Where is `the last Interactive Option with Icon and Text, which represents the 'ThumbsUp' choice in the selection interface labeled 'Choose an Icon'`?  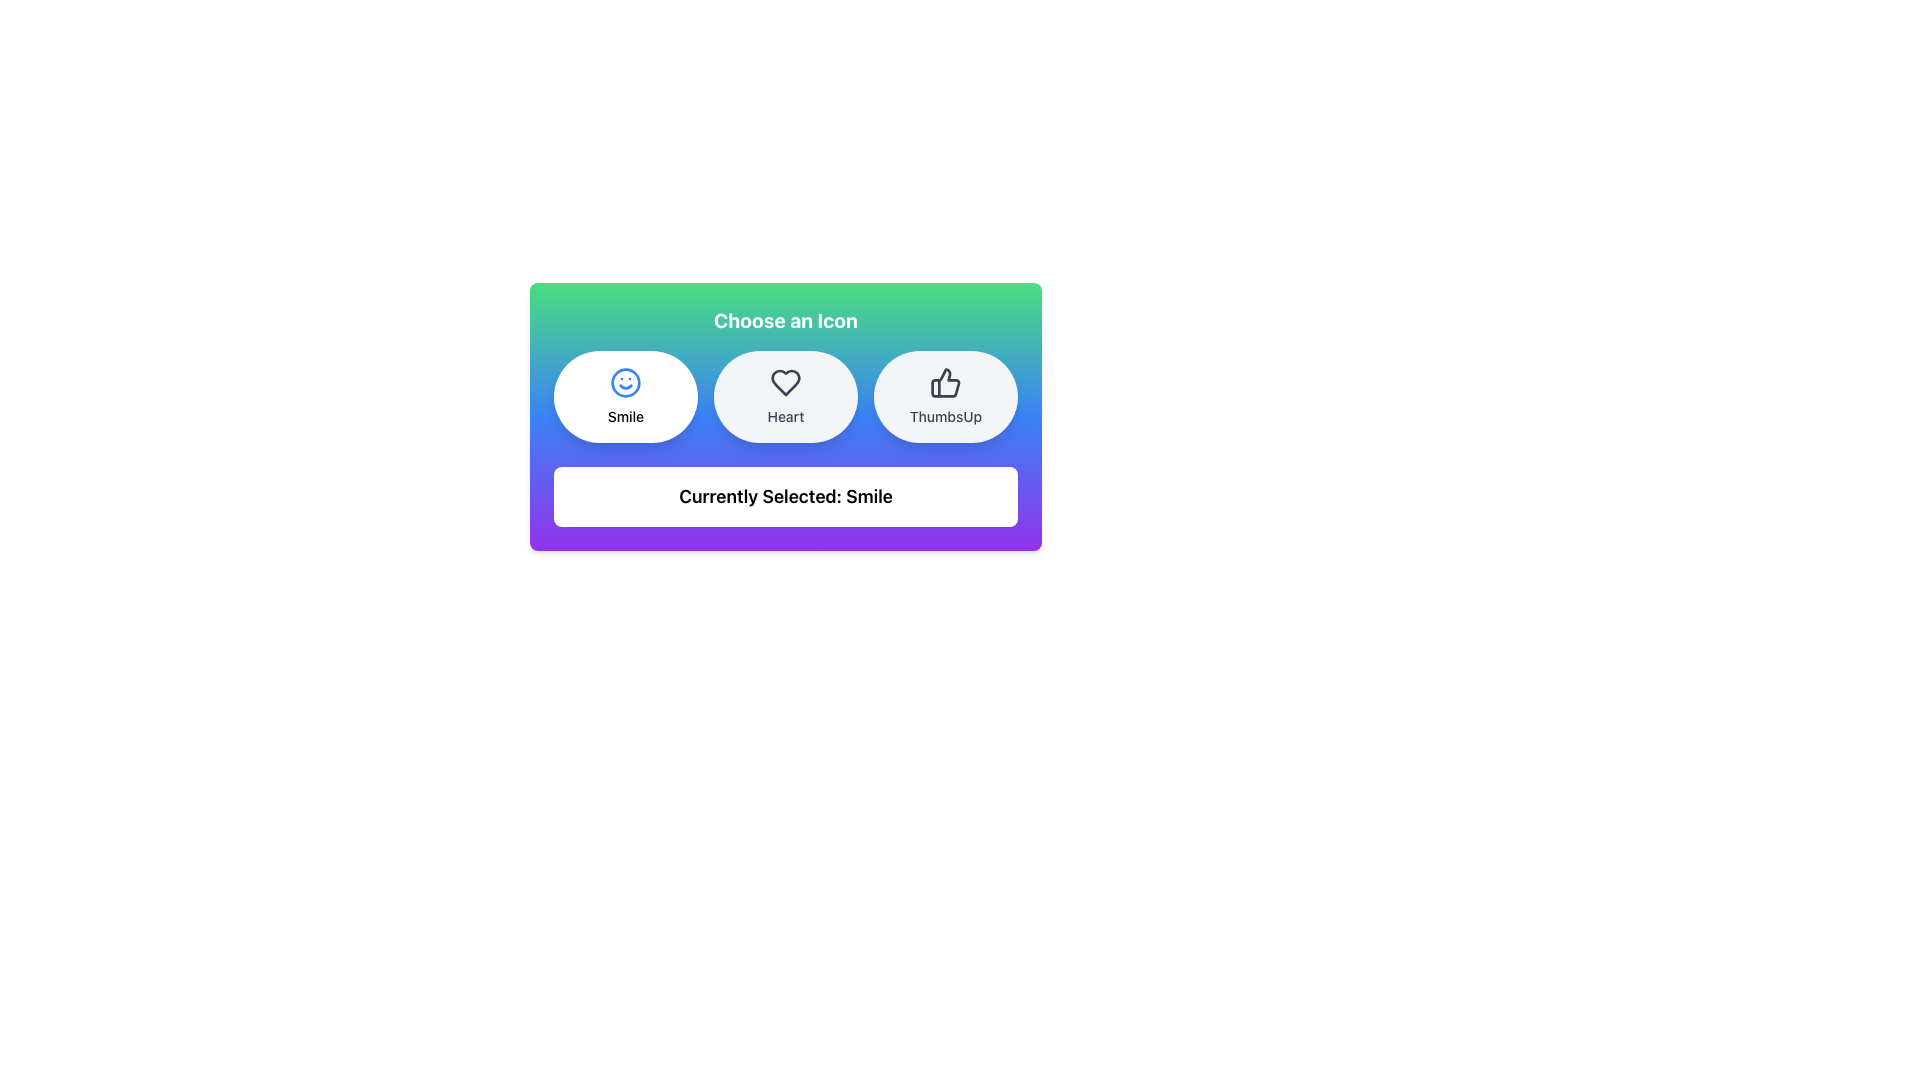 the last Interactive Option with Icon and Text, which represents the 'ThumbsUp' choice in the selection interface labeled 'Choose an Icon' is located at coordinates (944, 397).